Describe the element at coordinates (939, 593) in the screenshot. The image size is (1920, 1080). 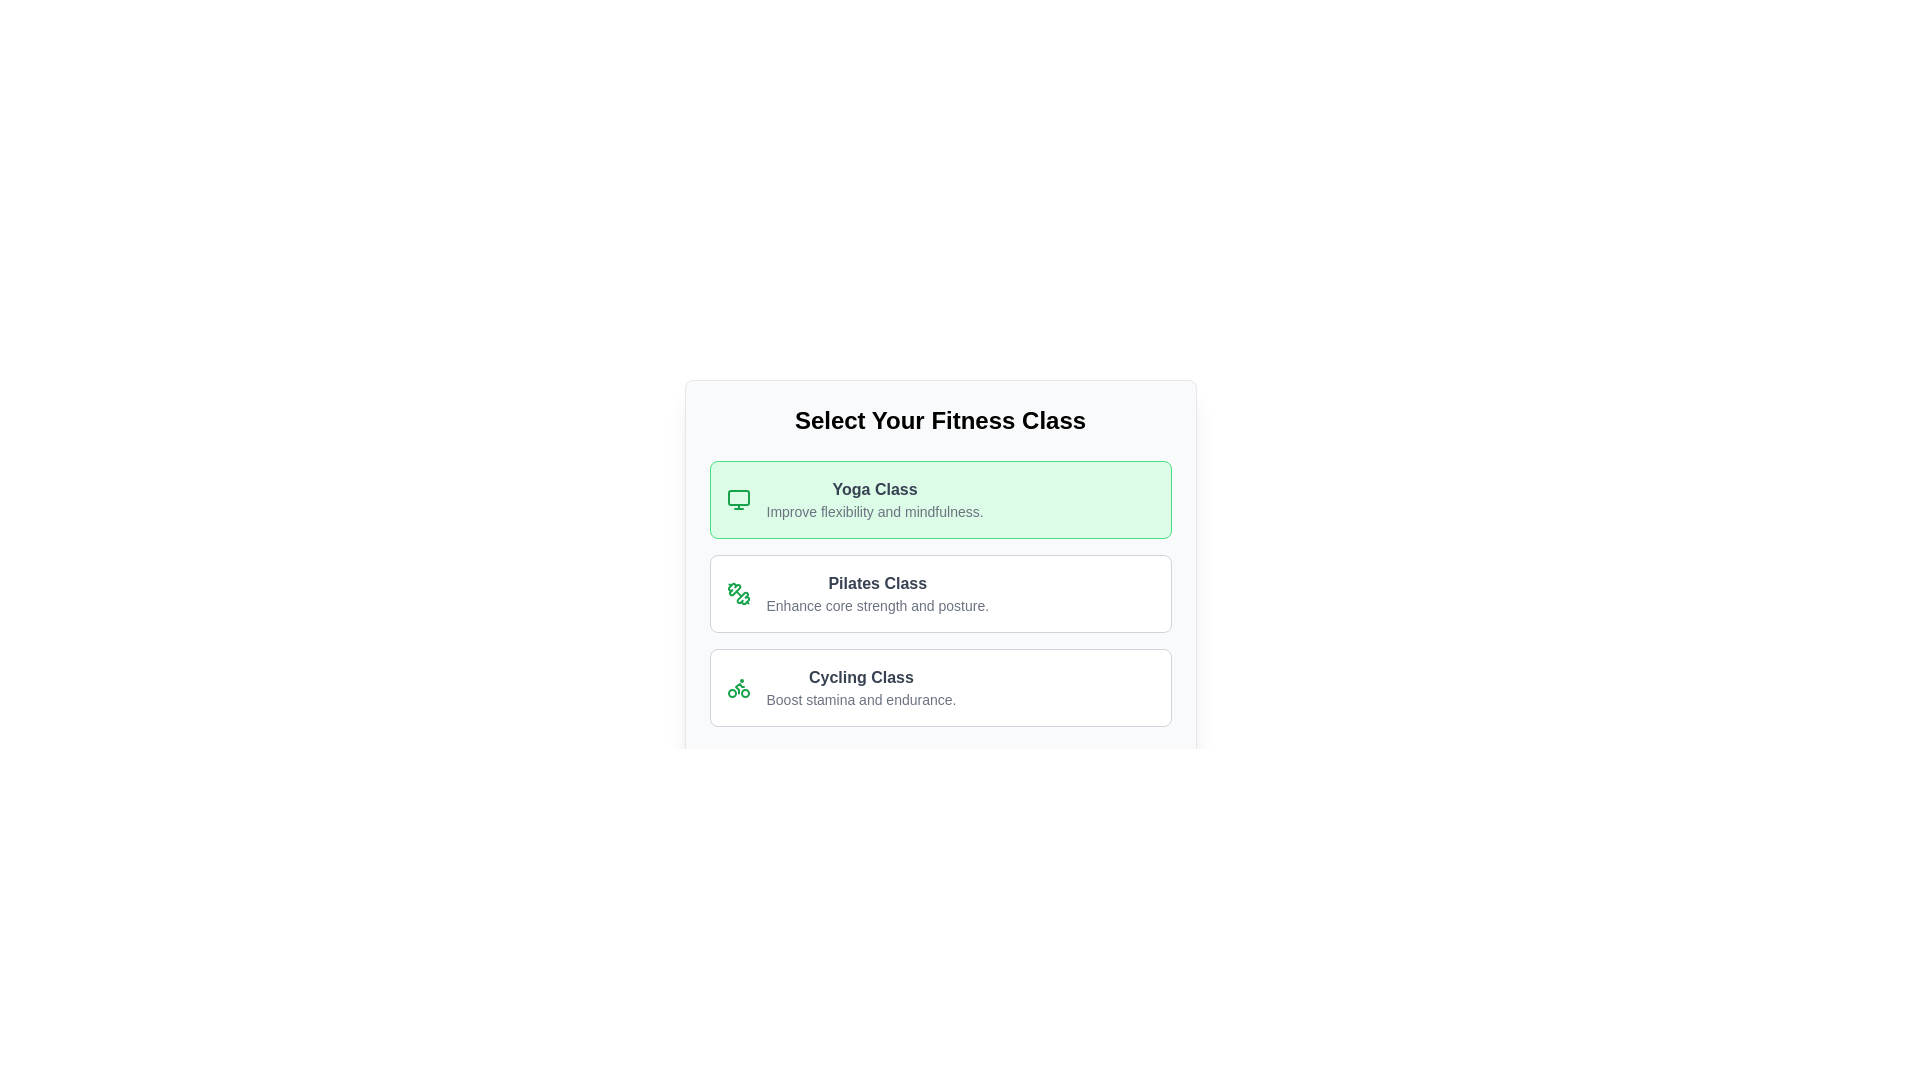
I see `the informational block titled 'Pilates Class'` at that location.